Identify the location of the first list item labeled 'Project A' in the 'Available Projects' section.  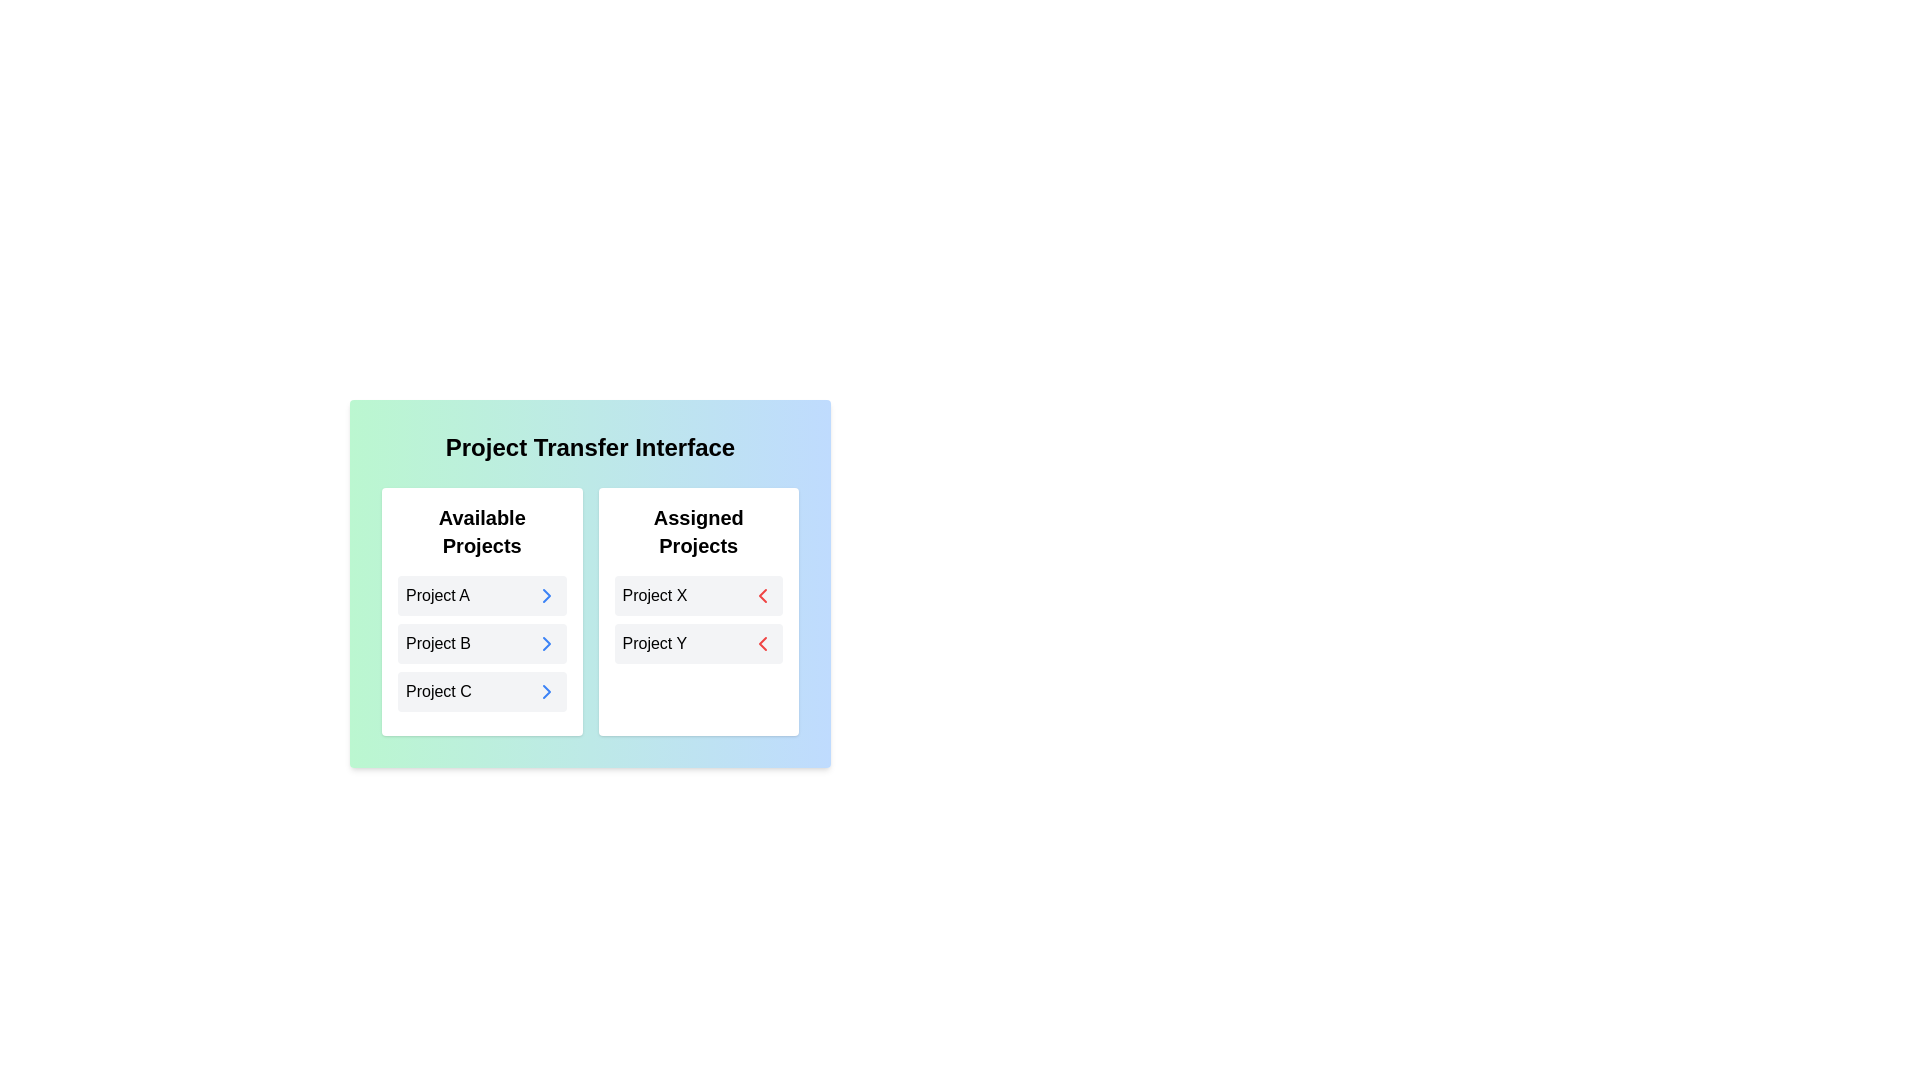
(482, 595).